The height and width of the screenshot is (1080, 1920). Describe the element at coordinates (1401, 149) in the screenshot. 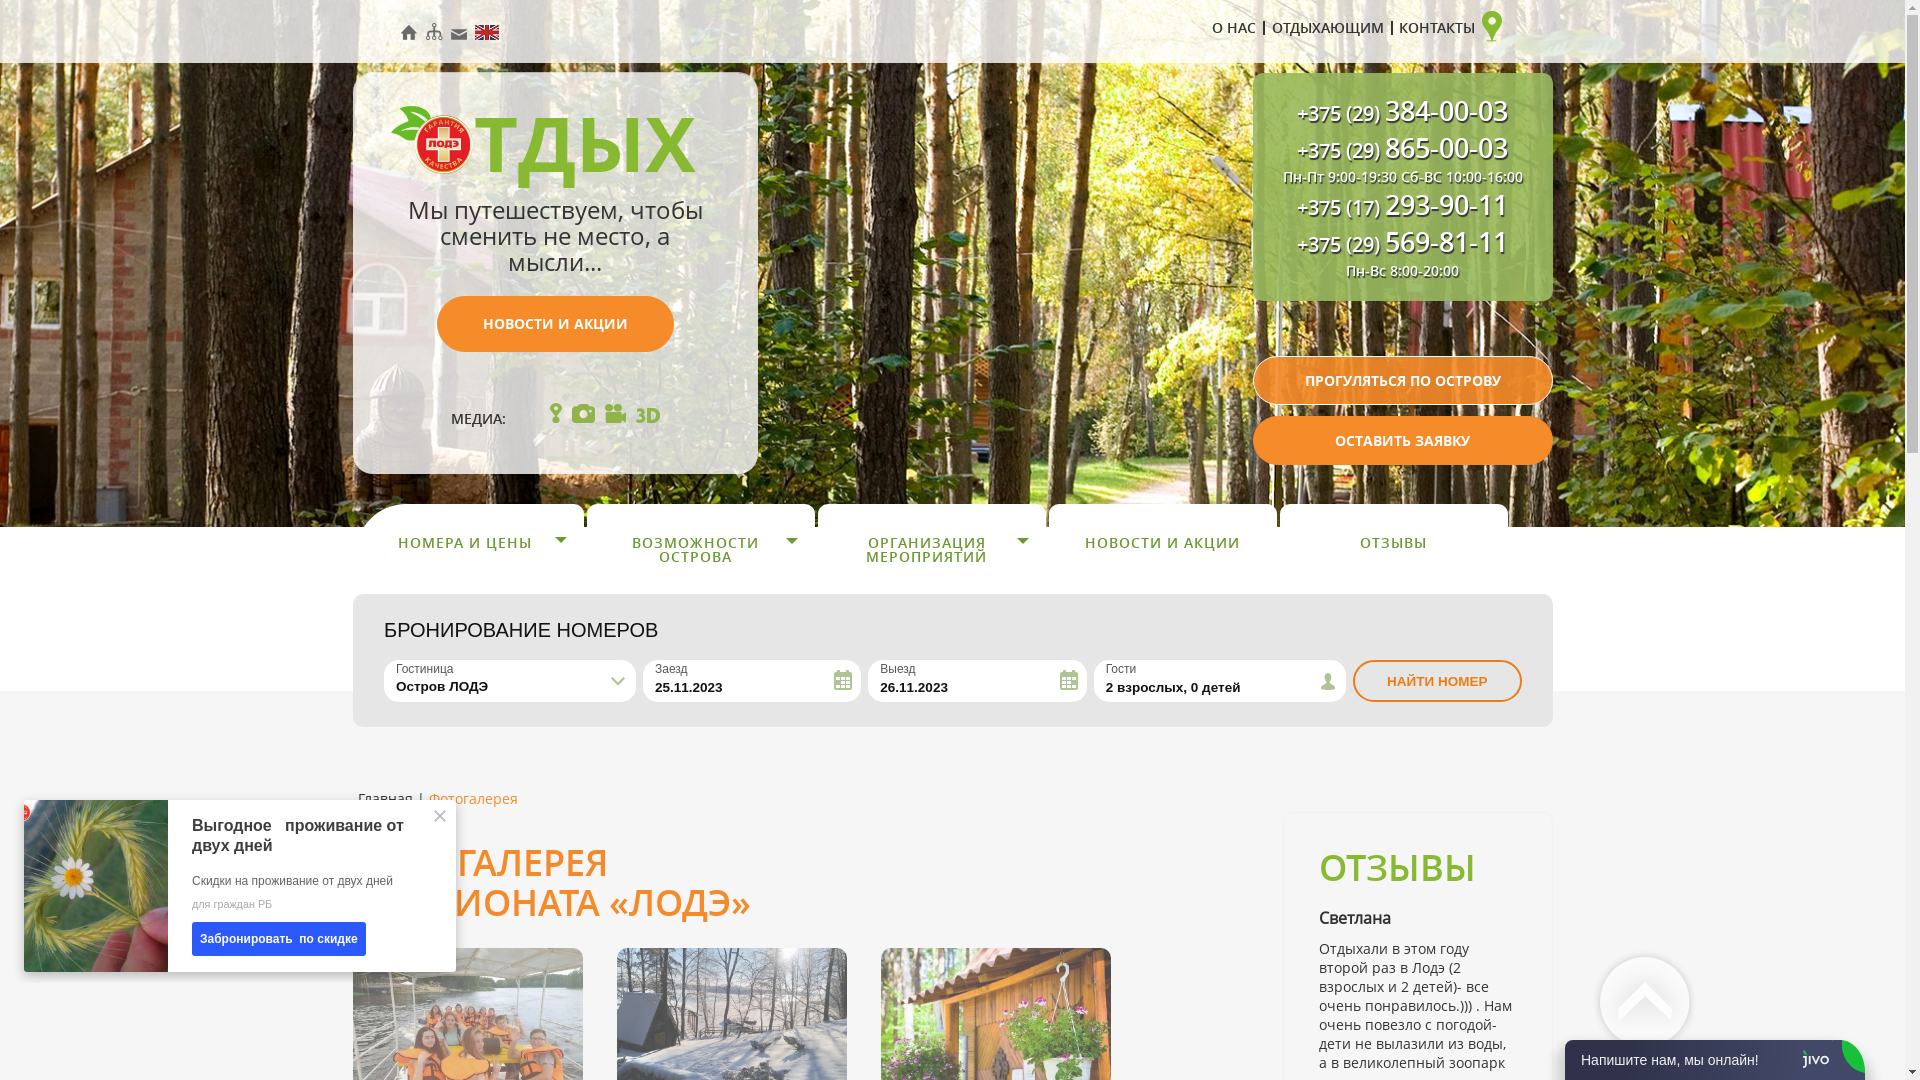

I see `'+375 (29) 865-00-03'` at that location.